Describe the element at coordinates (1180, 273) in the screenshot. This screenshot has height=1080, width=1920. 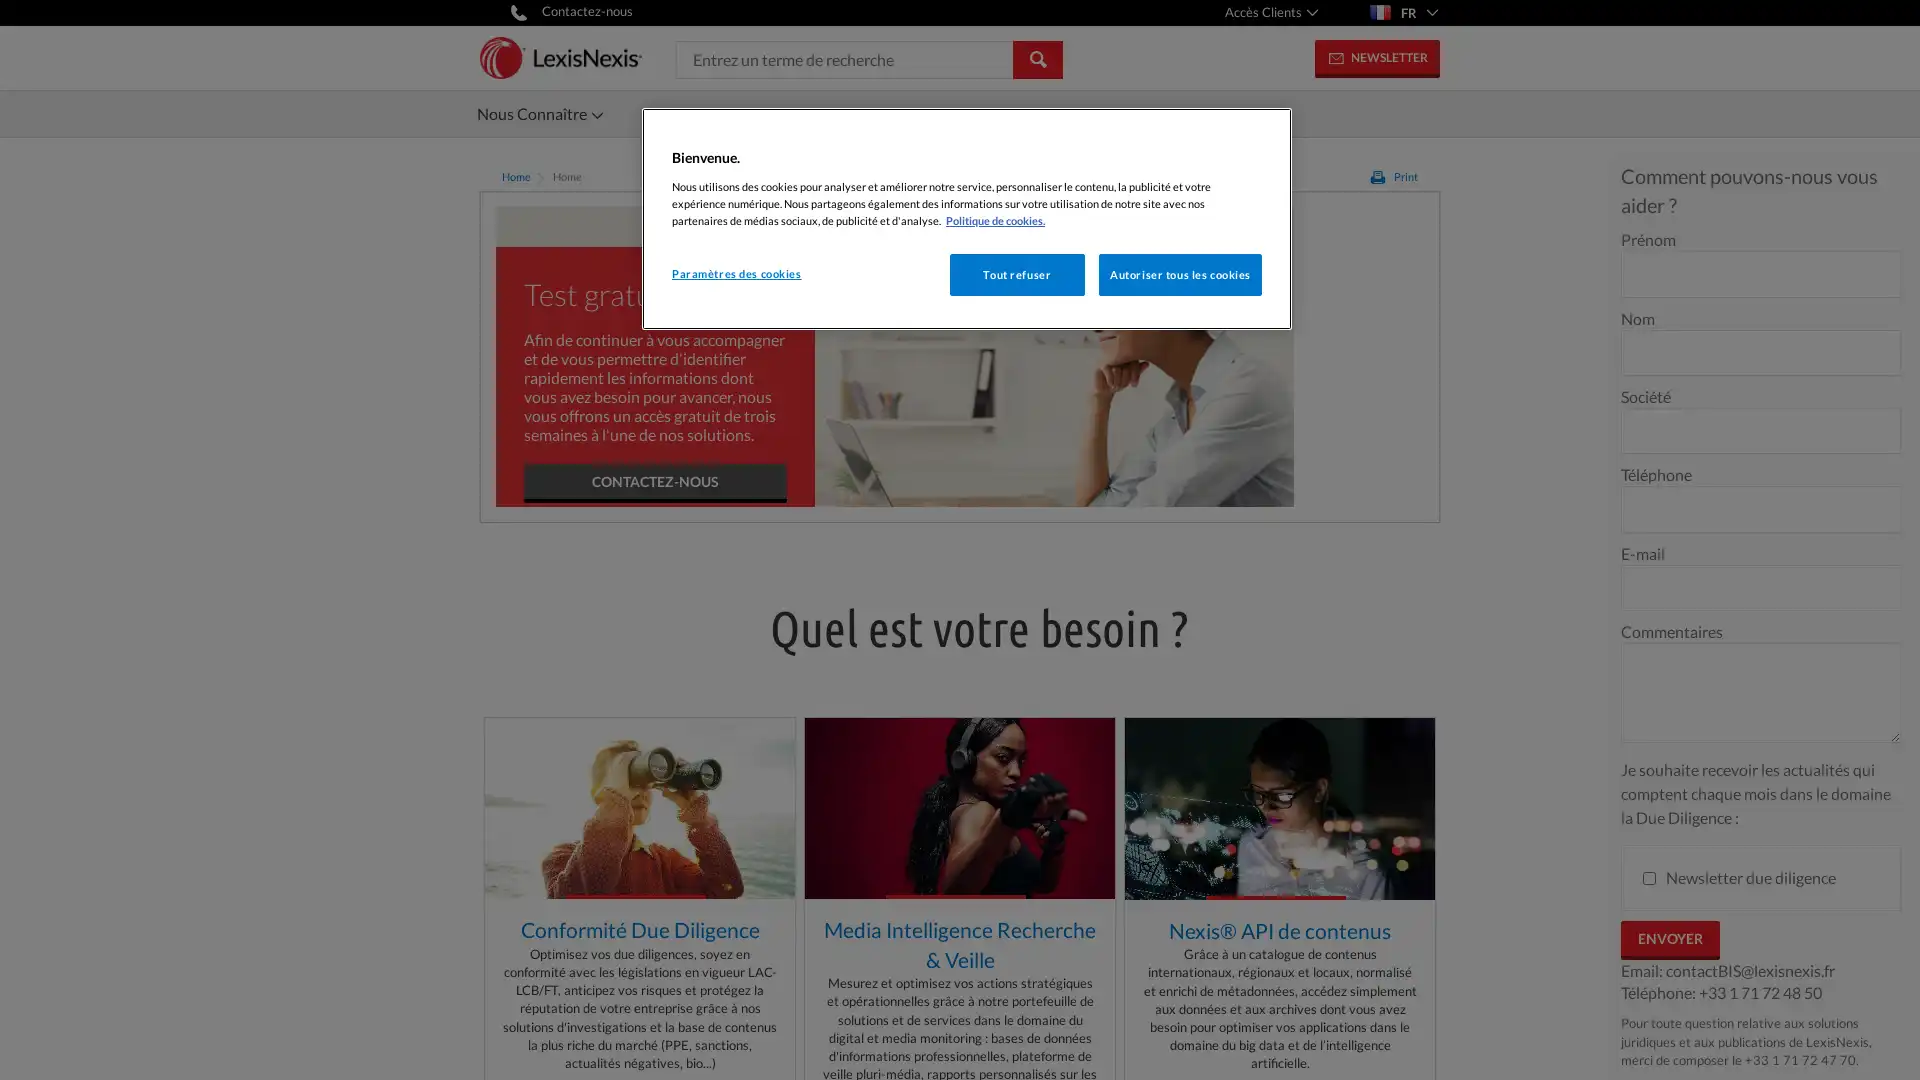
I see `Autoriser tous les cookies` at that location.